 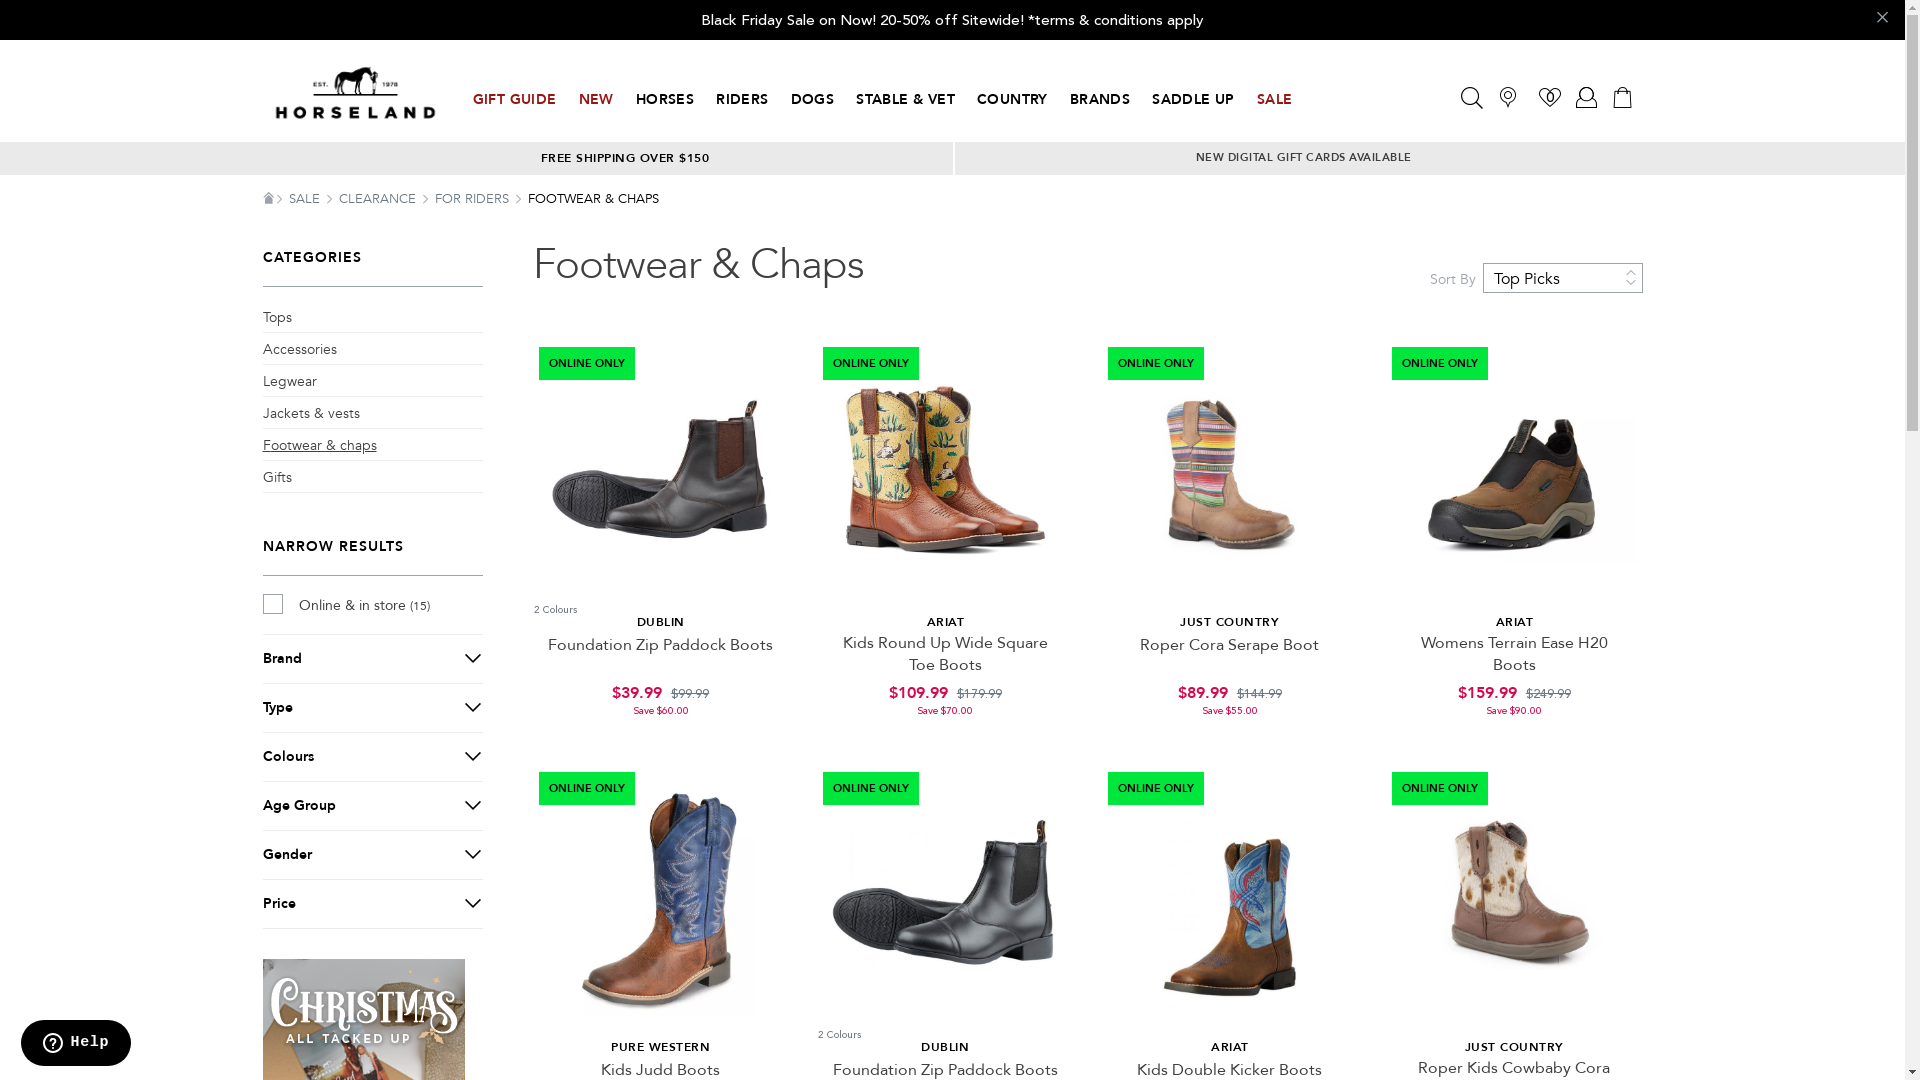 What do you see at coordinates (904, 100) in the screenshot?
I see `'STABLE & VET'` at bounding box center [904, 100].